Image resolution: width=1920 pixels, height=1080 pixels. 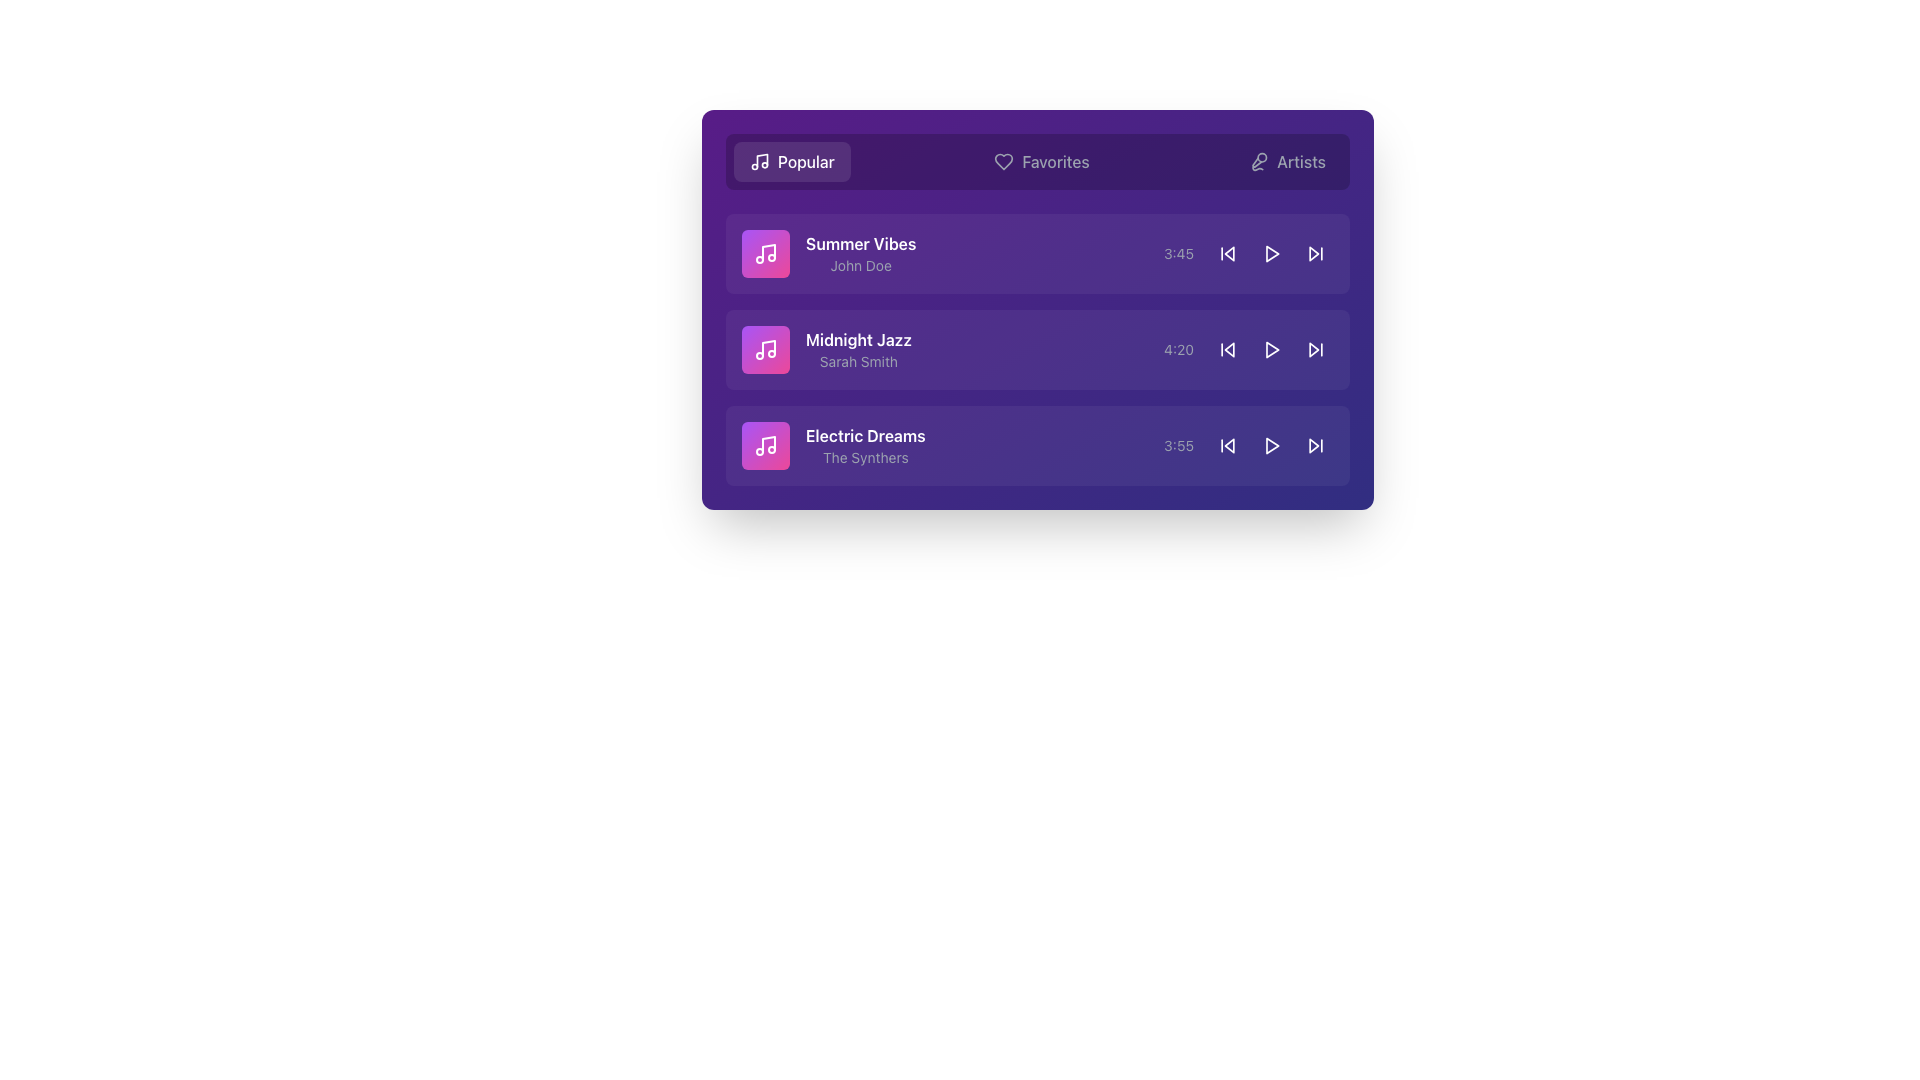 I want to click on the text label displaying the artist's name for the song 'Summer Vibes' located at the bottom of the first card in the song playlist, so click(x=861, y=265).